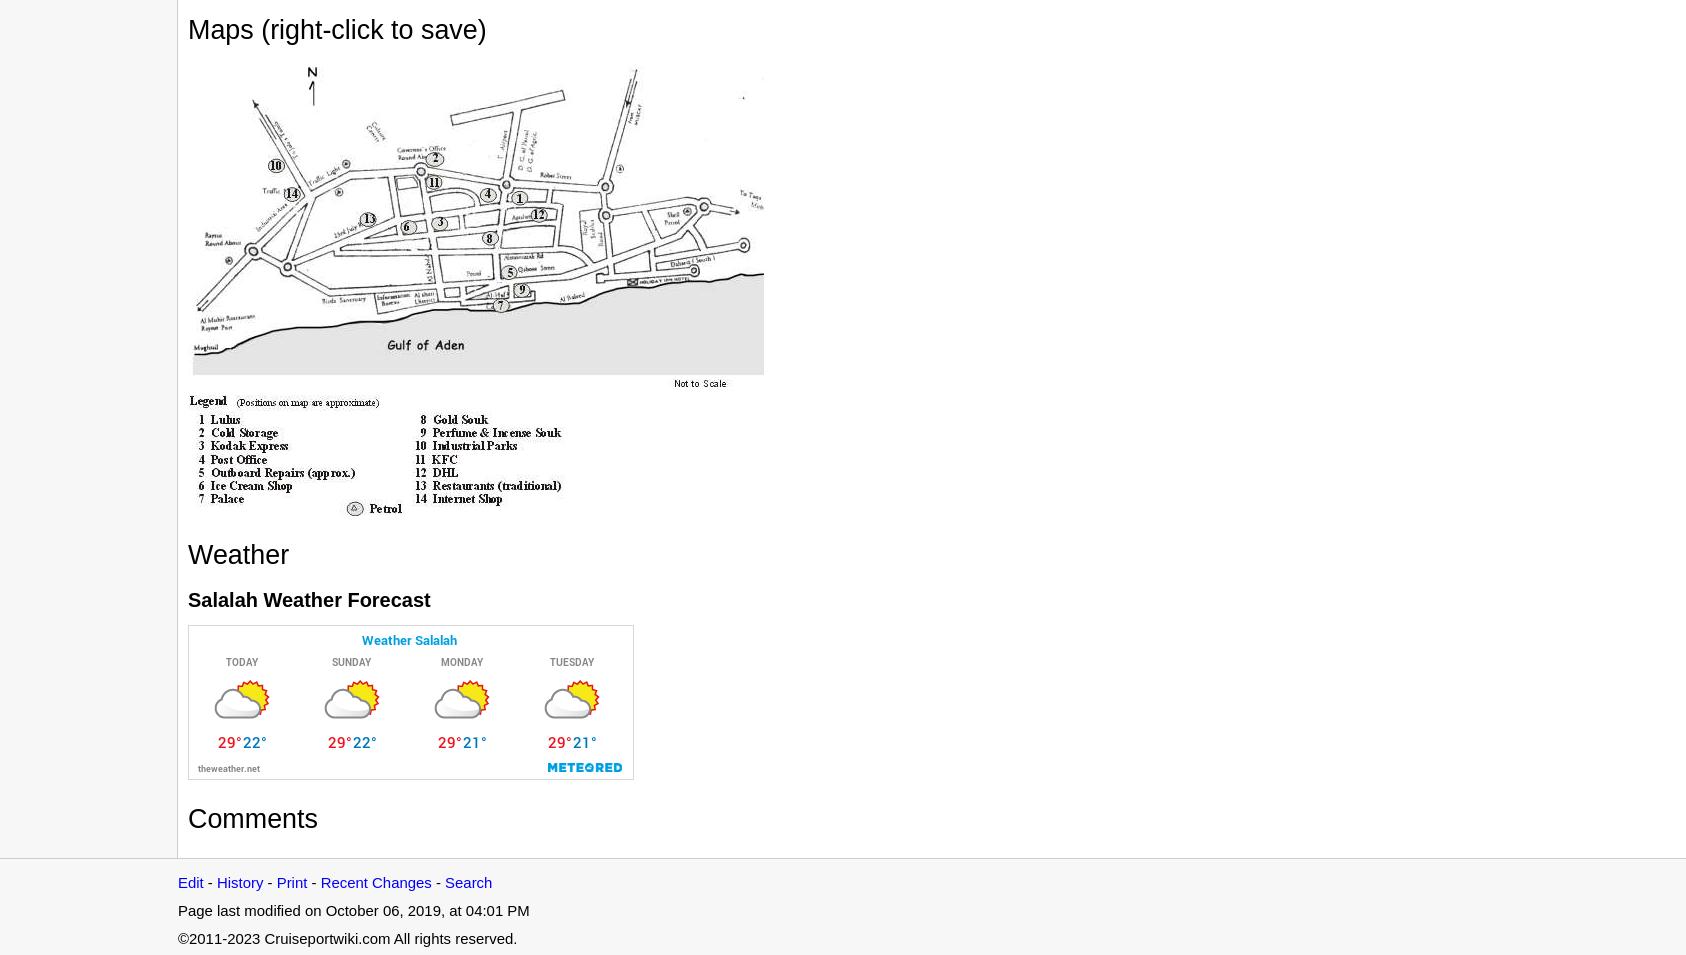  Describe the element at coordinates (178, 881) in the screenshot. I see `'Edit'` at that location.